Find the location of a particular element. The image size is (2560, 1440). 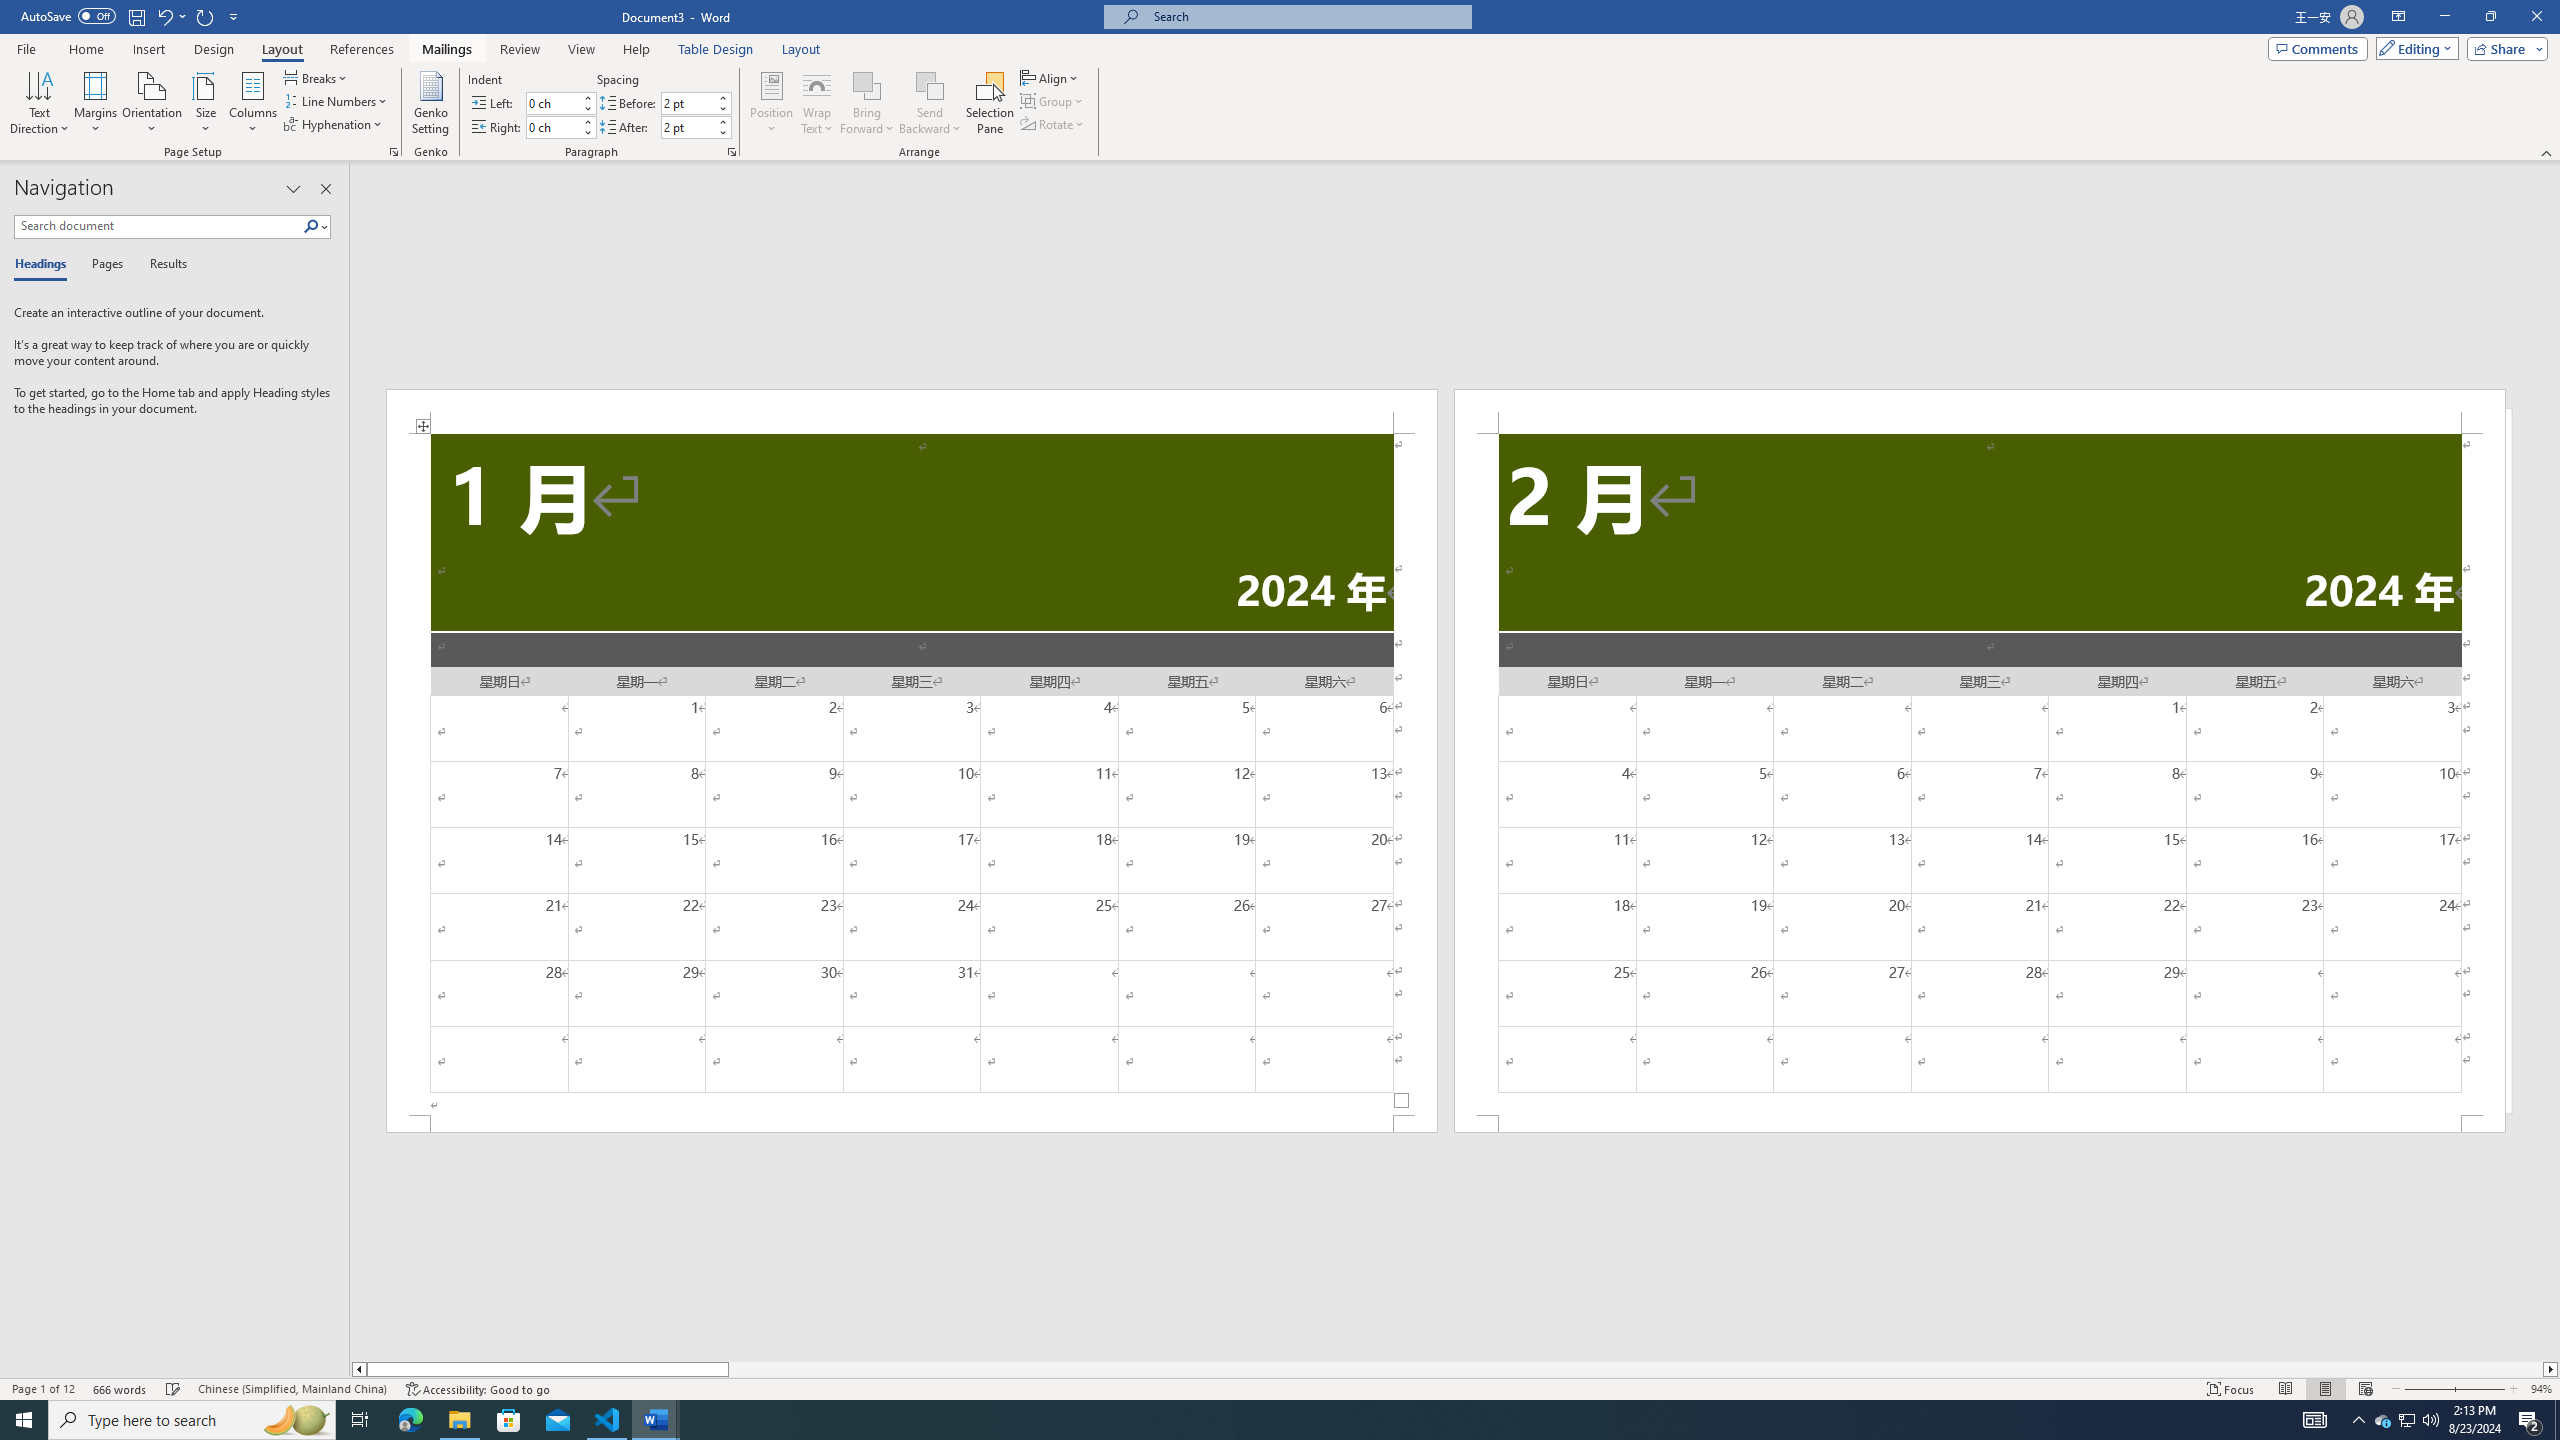

'AutoSave' is located at coordinates (69, 15).